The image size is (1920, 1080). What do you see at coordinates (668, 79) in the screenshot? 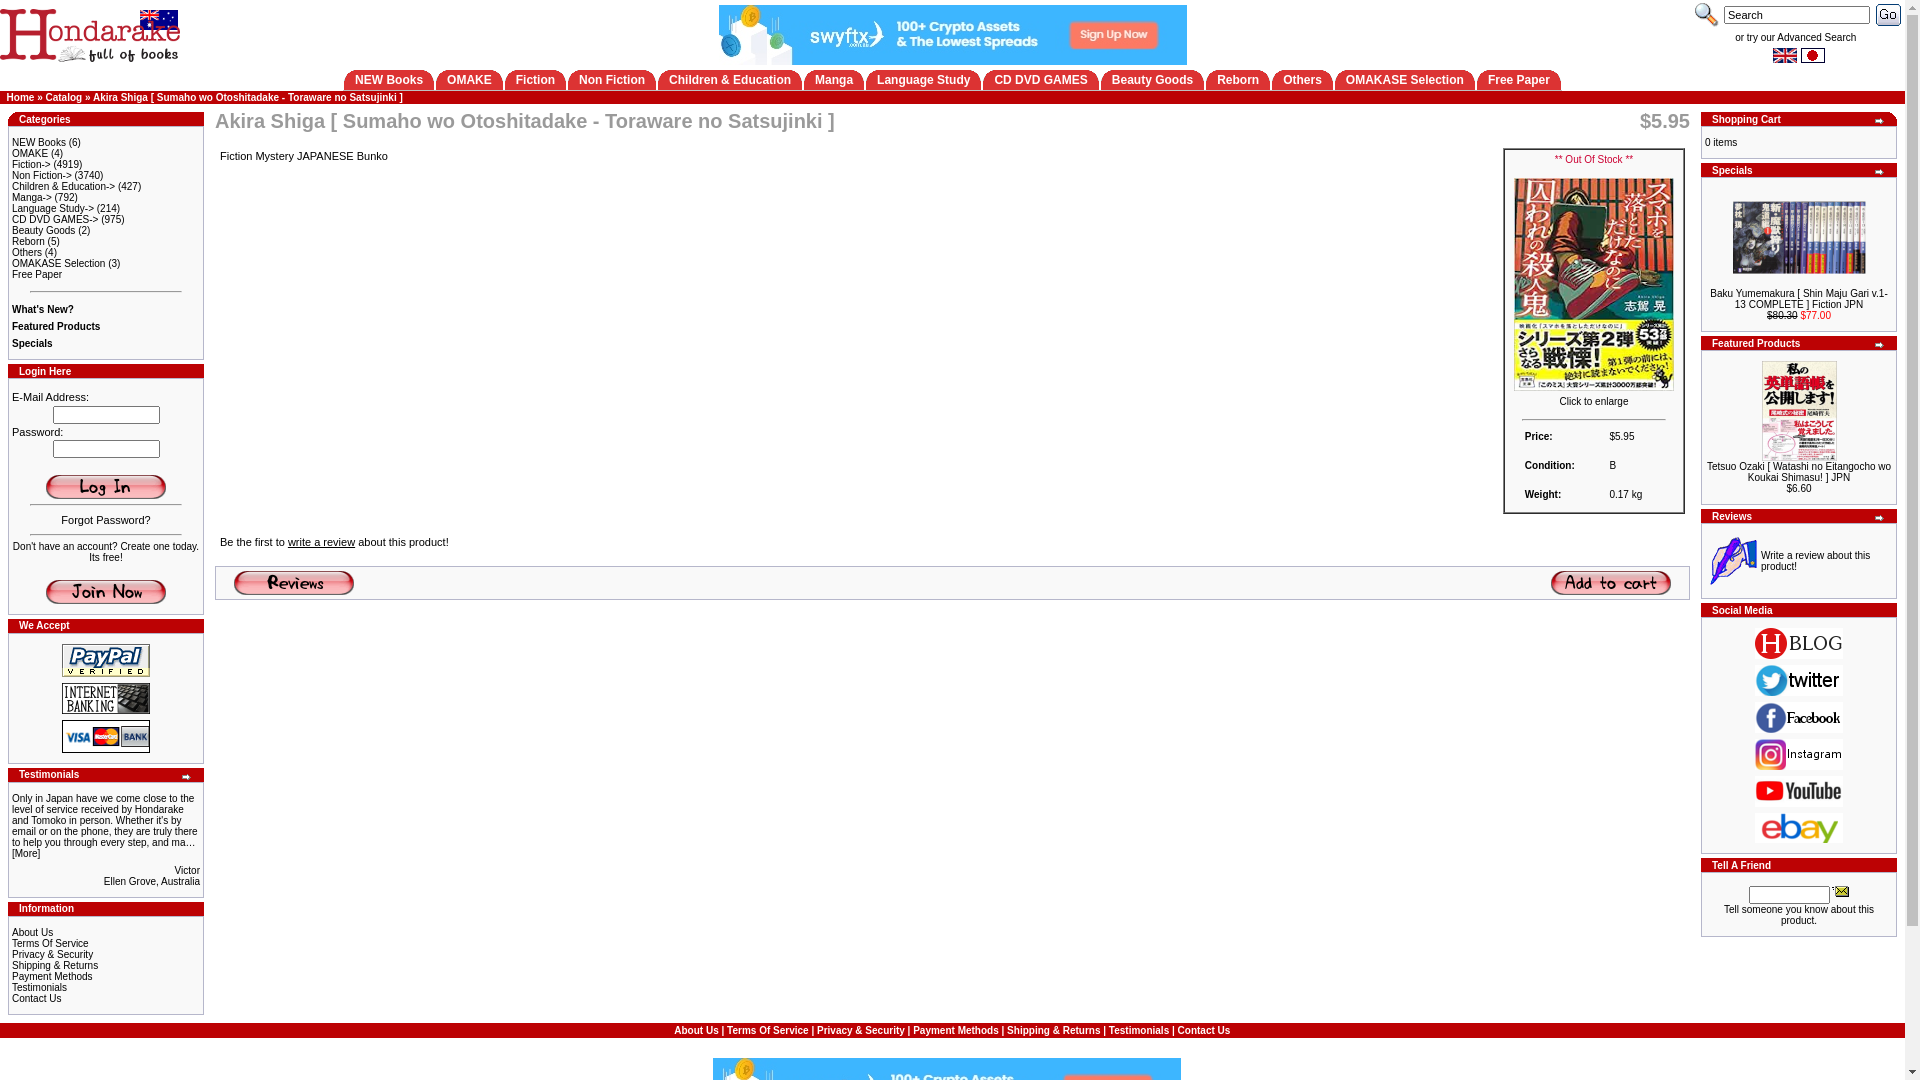
I see `'Children & Education'` at bounding box center [668, 79].